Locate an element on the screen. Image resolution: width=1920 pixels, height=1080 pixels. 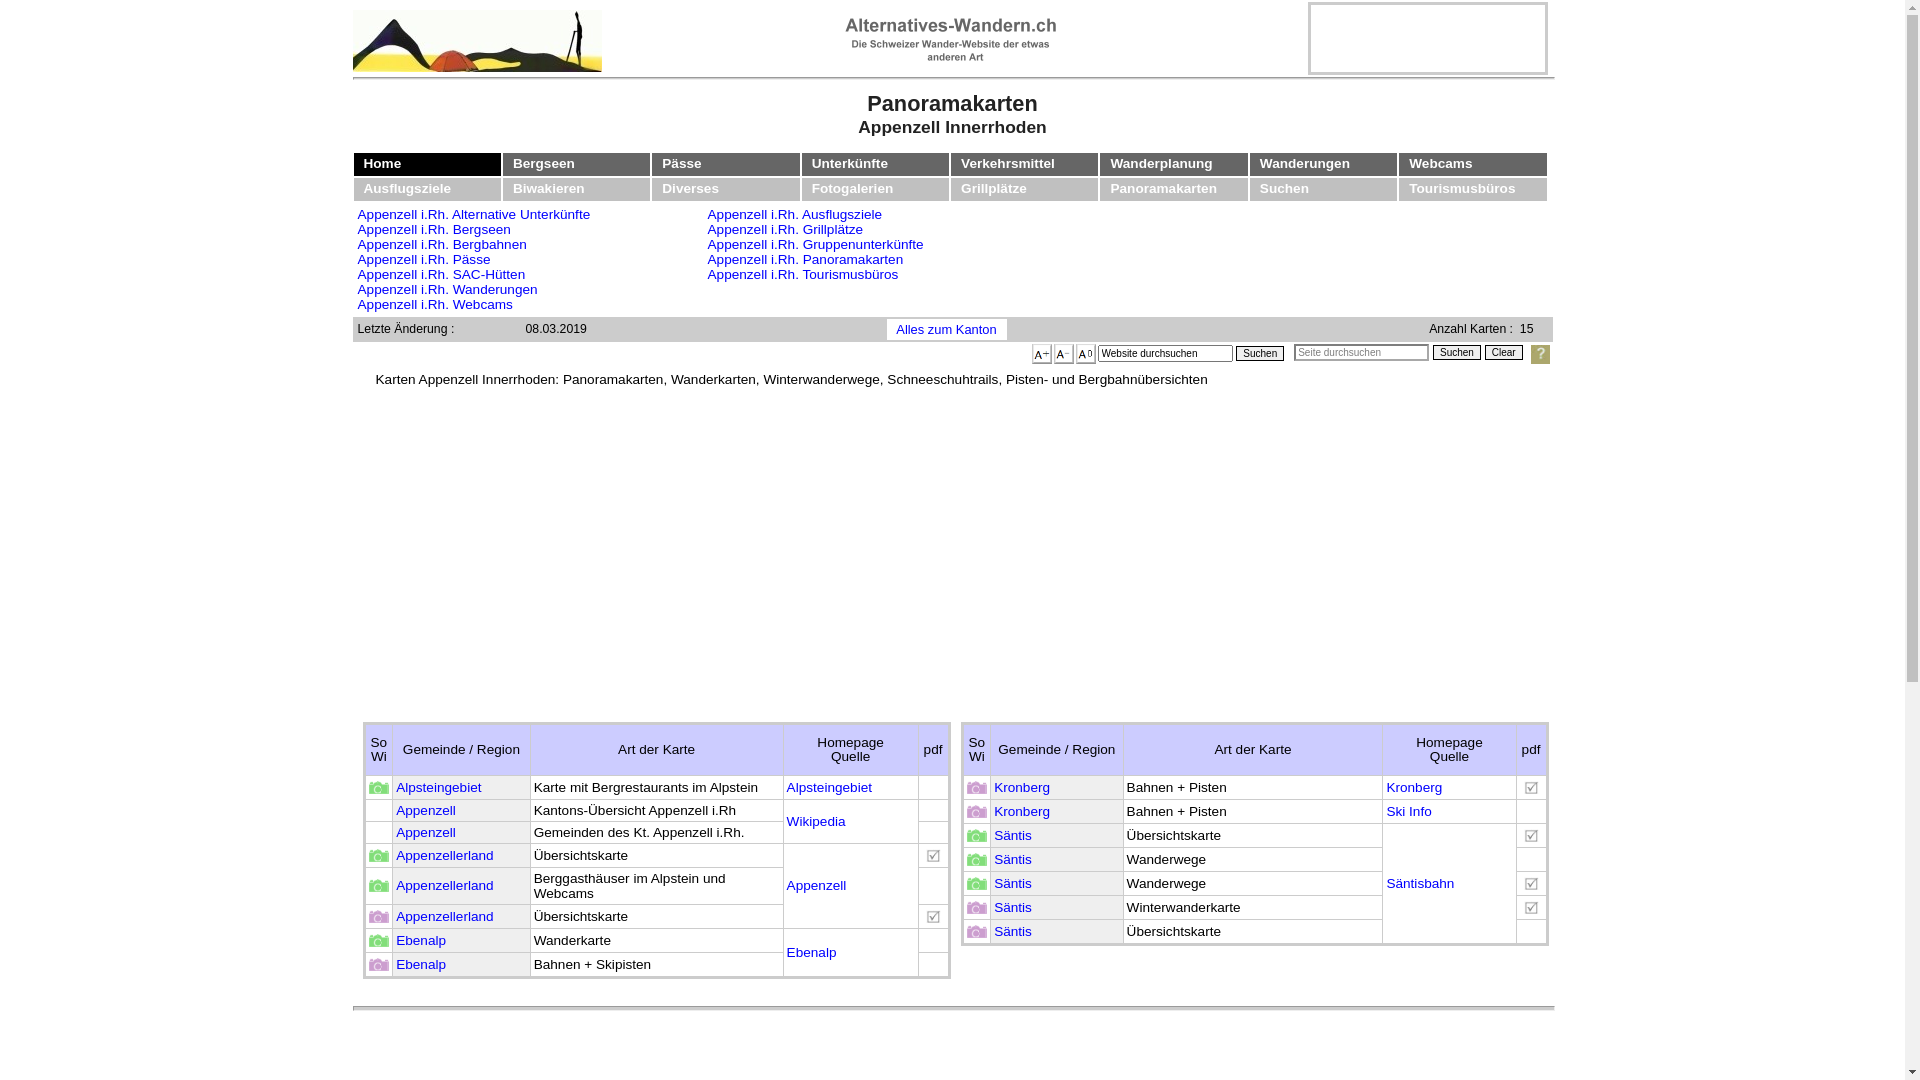
'Wanderungen' is located at coordinates (1305, 162).